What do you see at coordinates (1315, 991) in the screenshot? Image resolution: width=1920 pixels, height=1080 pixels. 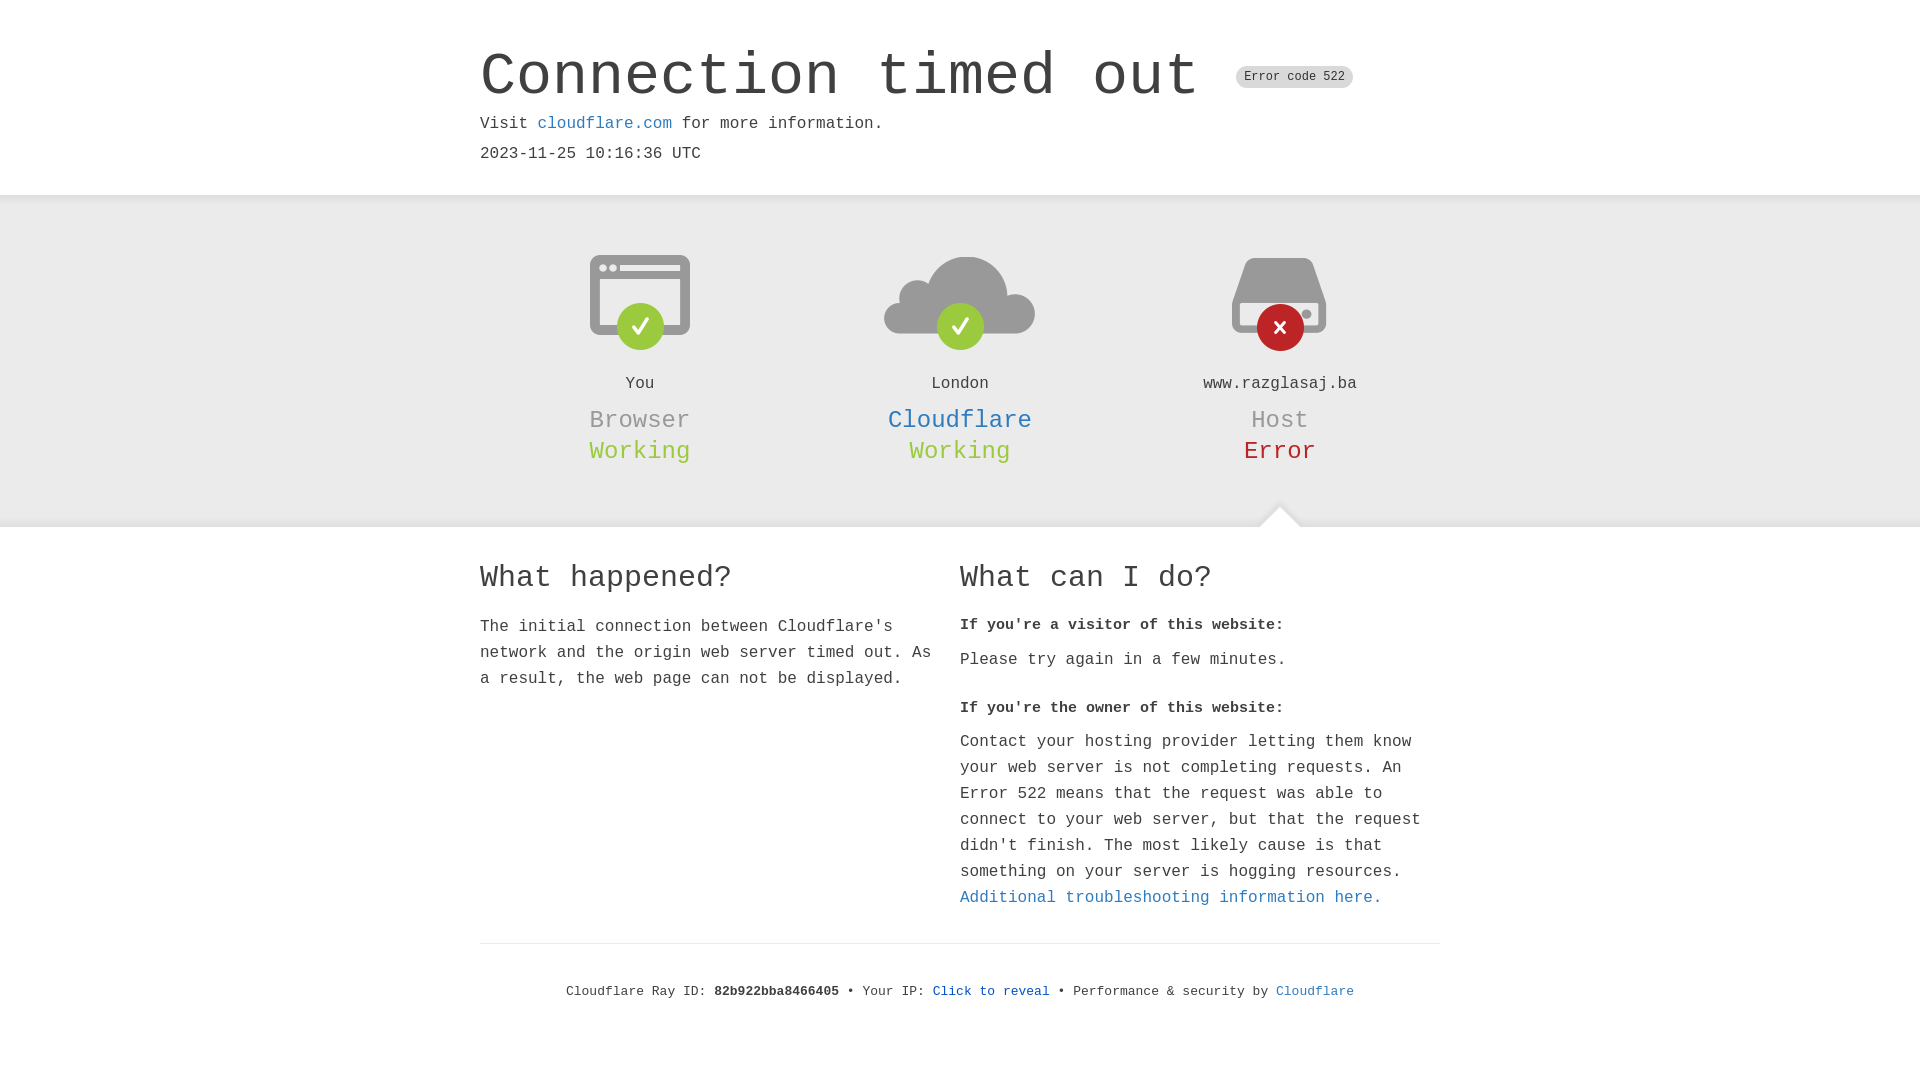 I see `'Cloudflare'` at bounding box center [1315, 991].